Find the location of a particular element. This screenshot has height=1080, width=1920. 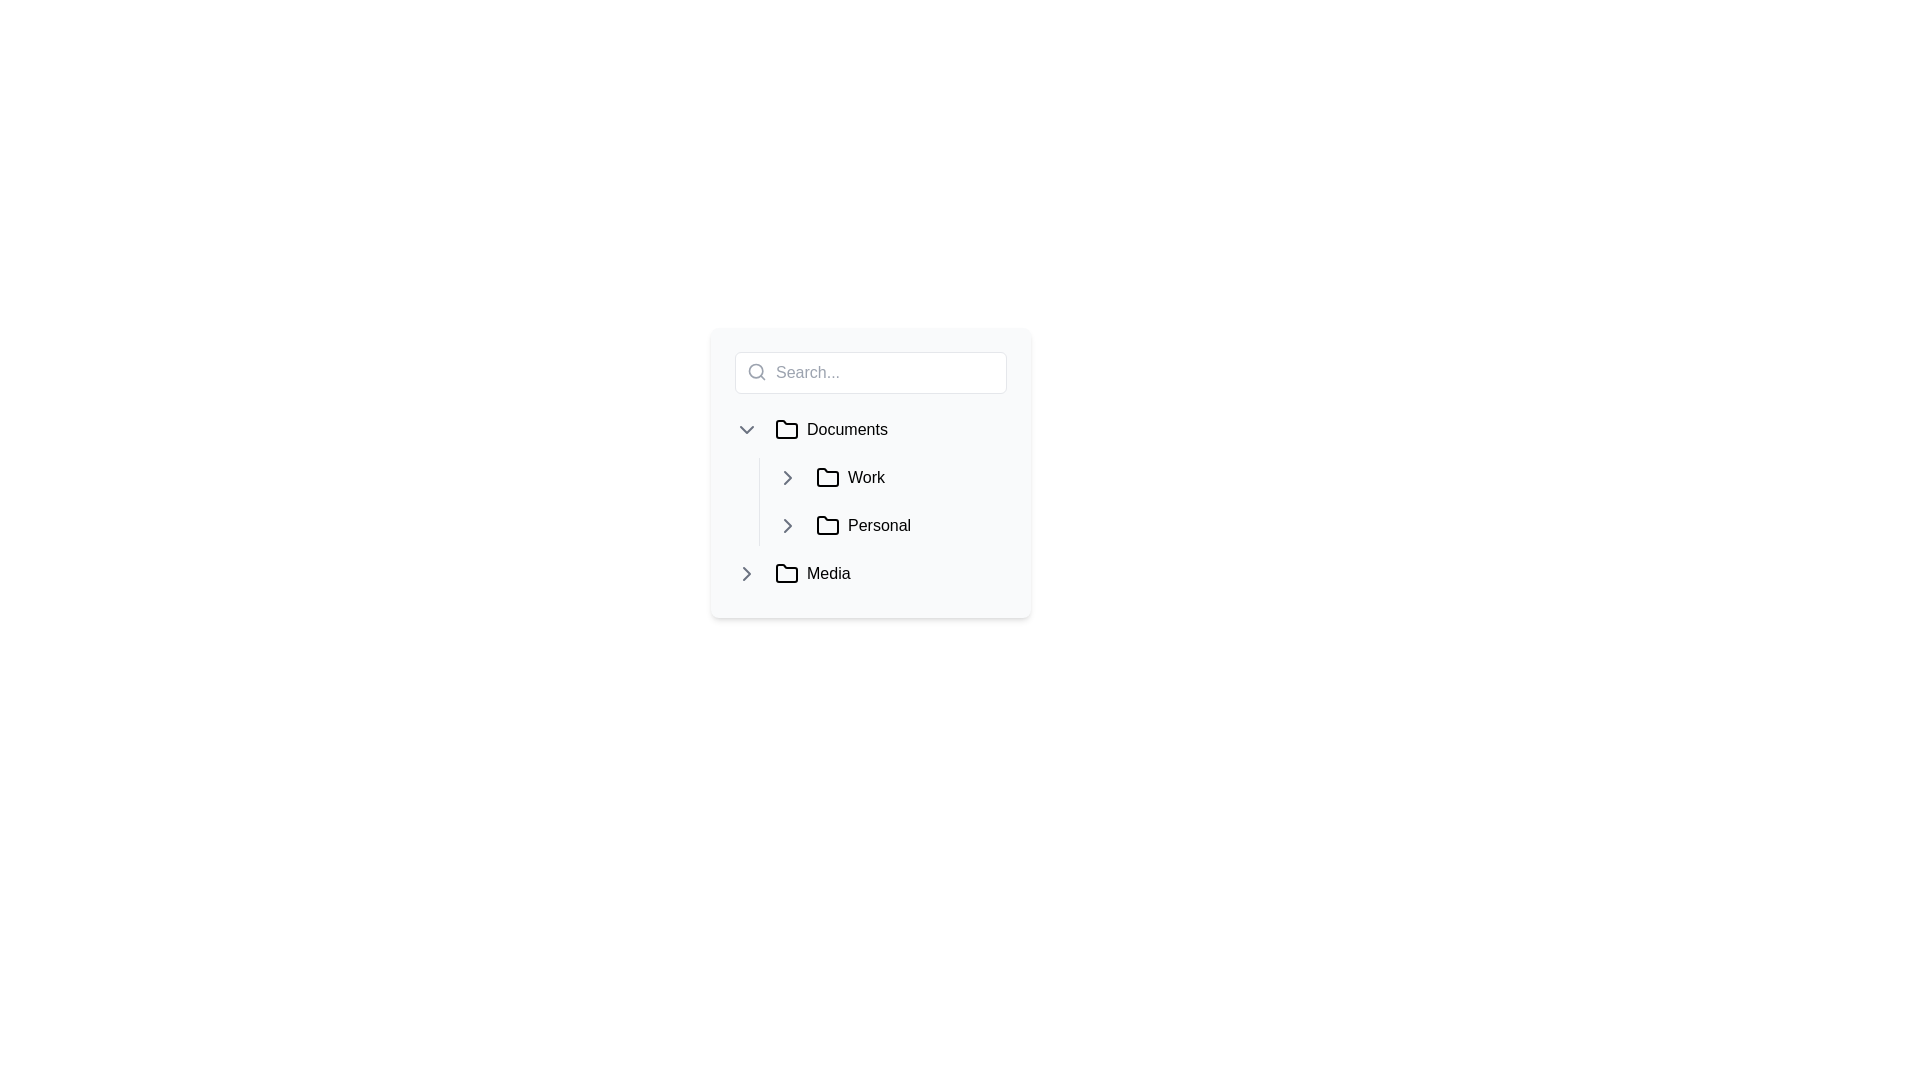

the folder icon representing the 'Media' folder in the tree navigation structure, which is visually styled with a black stroke and a tab on the top left is located at coordinates (786, 573).